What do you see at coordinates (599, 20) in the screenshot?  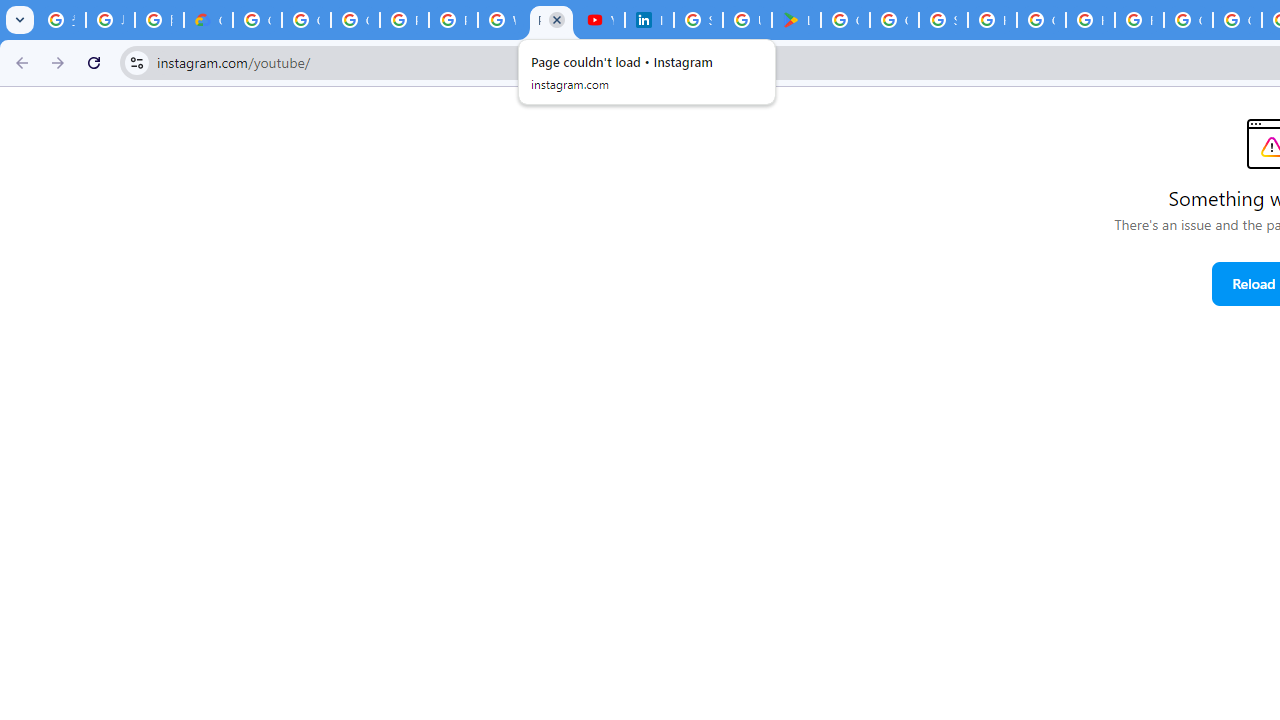 I see `'YouTube Culture & Trends - On The Rise: Handcam Videos'` at bounding box center [599, 20].